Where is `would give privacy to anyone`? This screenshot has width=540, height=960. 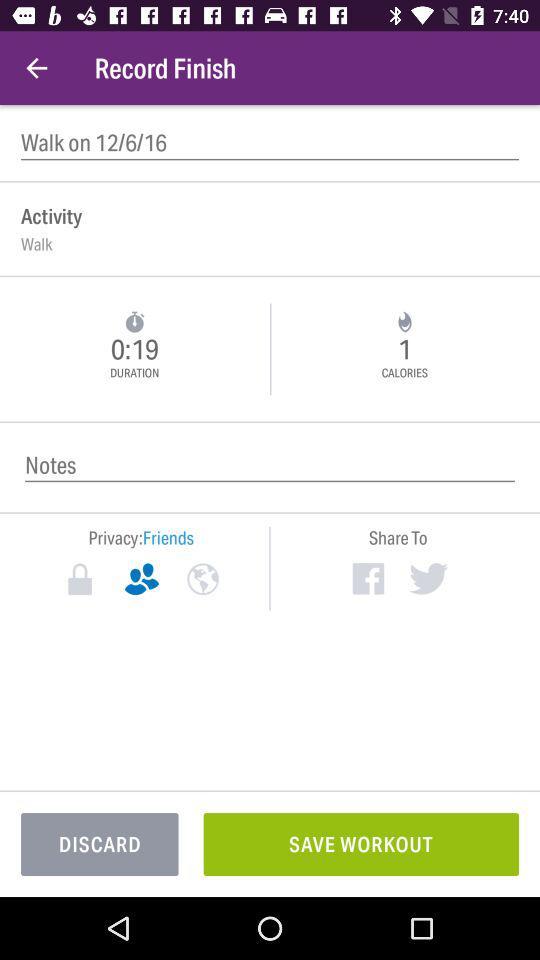
would give privacy to anyone is located at coordinates (202, 579).